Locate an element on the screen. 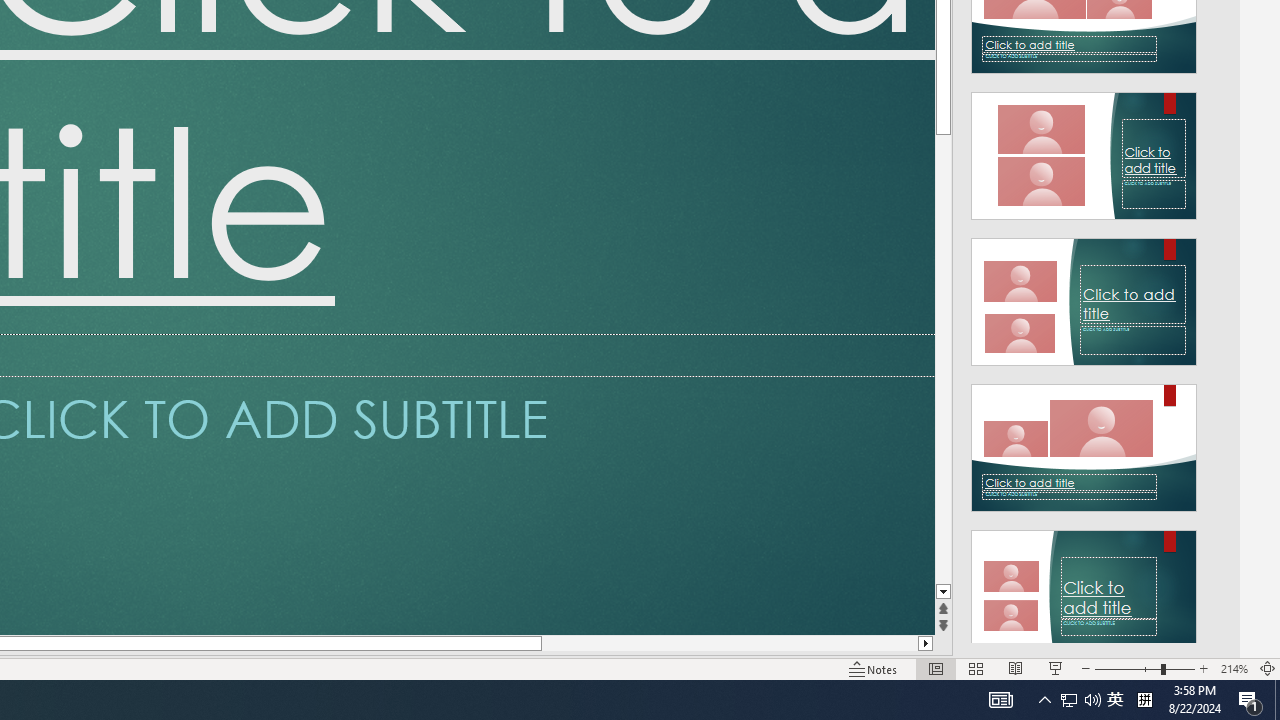  'Zoom 214%' is located at coordinates (1233, 669).